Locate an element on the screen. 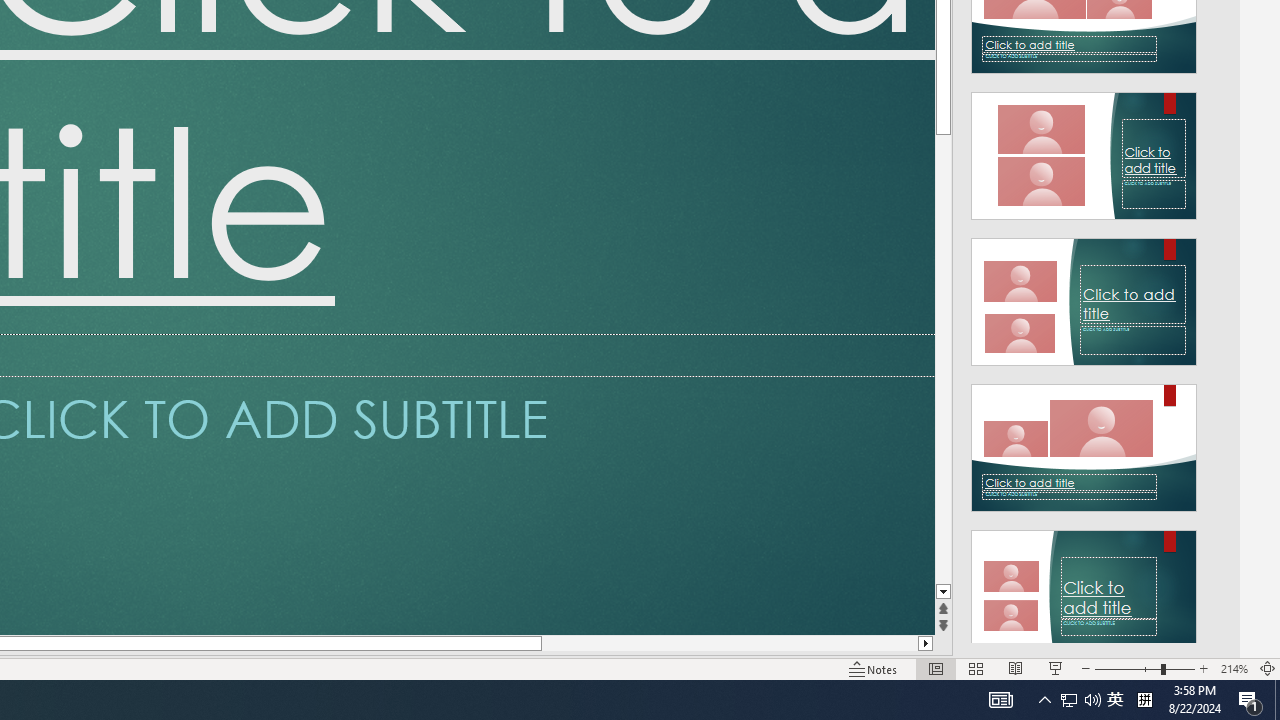  'Zoom 214%' is located at coordinates (1233, 669).